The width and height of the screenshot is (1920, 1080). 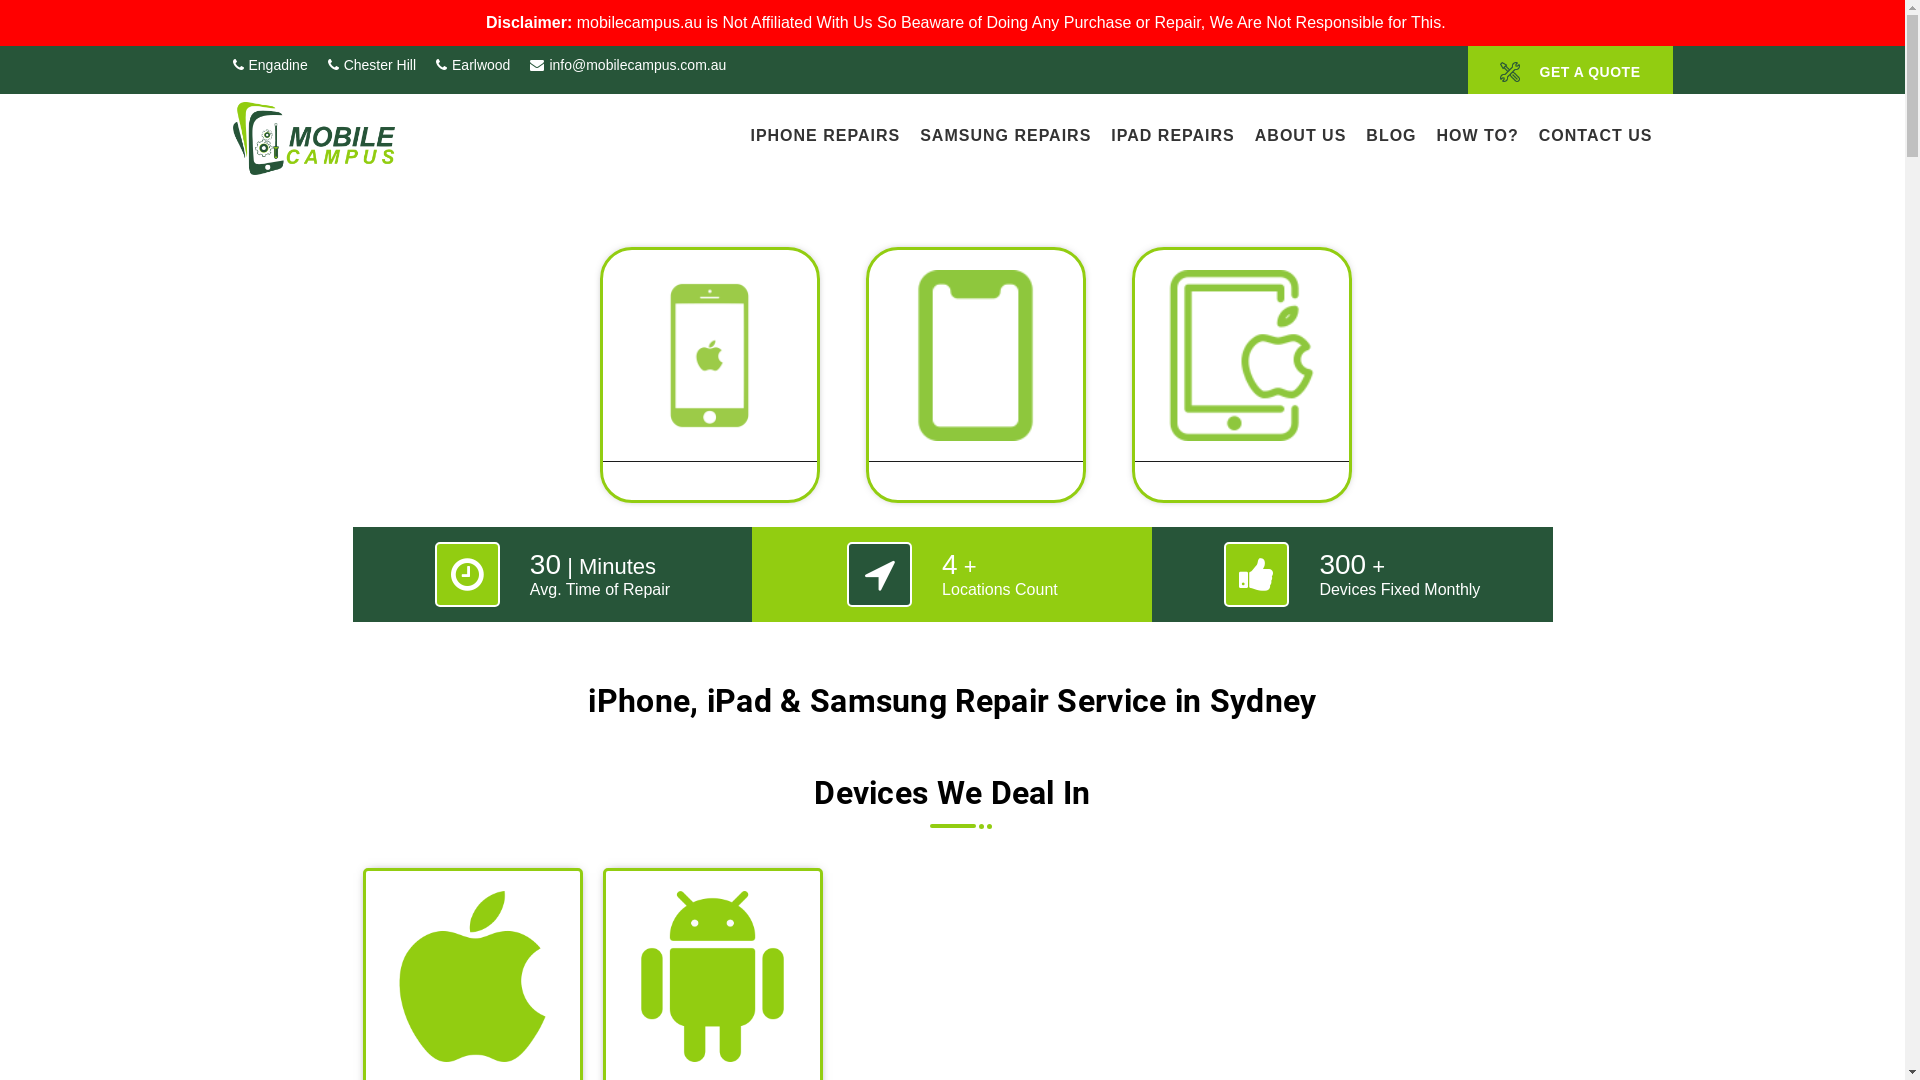 I want to click on 'IPAD REPAIRS', so click(x=1172, y=133).